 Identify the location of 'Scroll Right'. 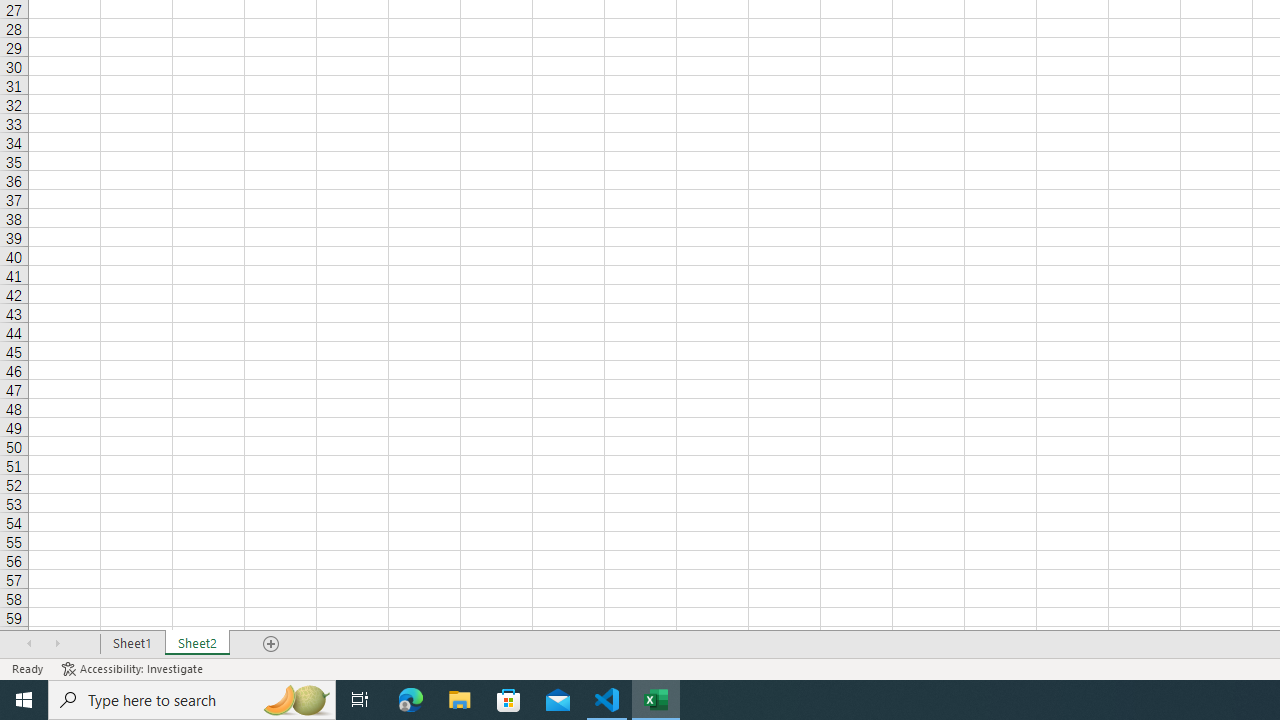
(57, 644).